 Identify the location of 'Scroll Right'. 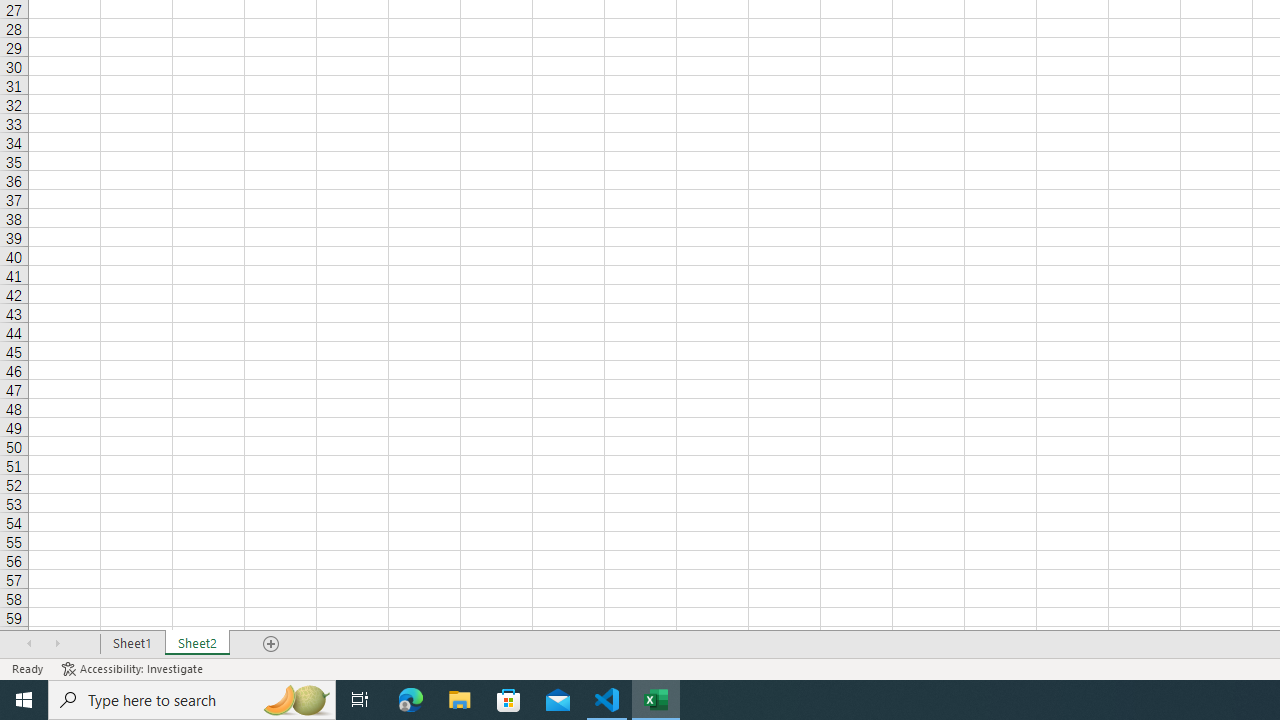
(57, 644).